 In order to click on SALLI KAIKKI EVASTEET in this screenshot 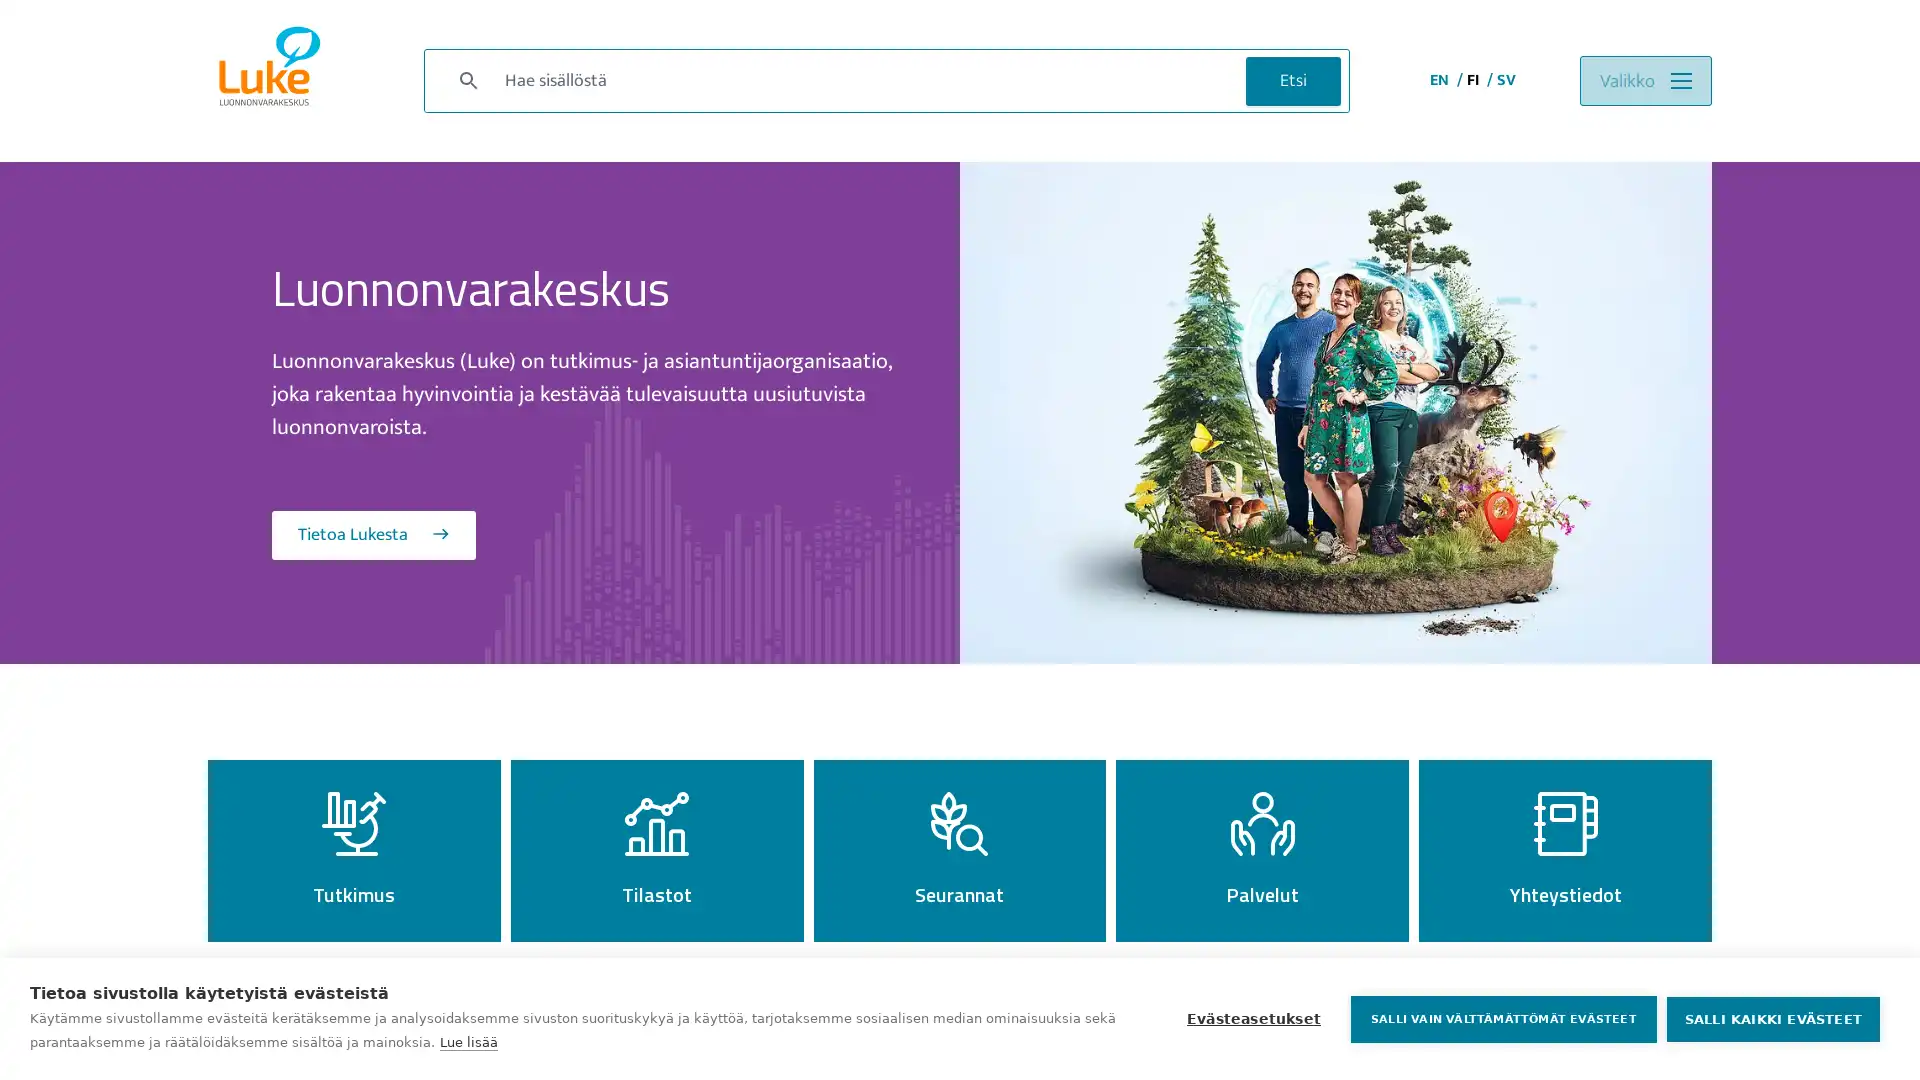, I will do `click(1772, 1018)`.